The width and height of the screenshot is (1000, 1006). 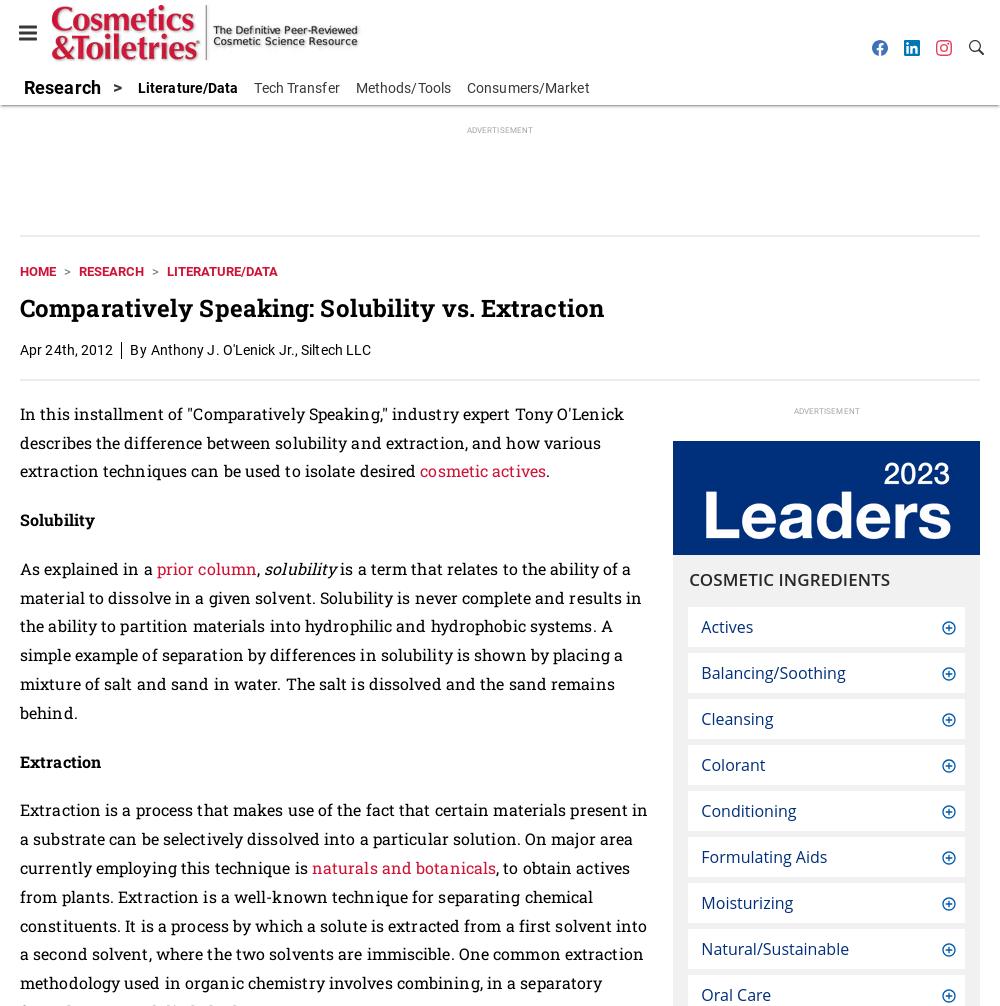 What do you see at coordinates (735, 993) in the screenshot?
I see `'Oral Care'` at bounding box center [735, 993].